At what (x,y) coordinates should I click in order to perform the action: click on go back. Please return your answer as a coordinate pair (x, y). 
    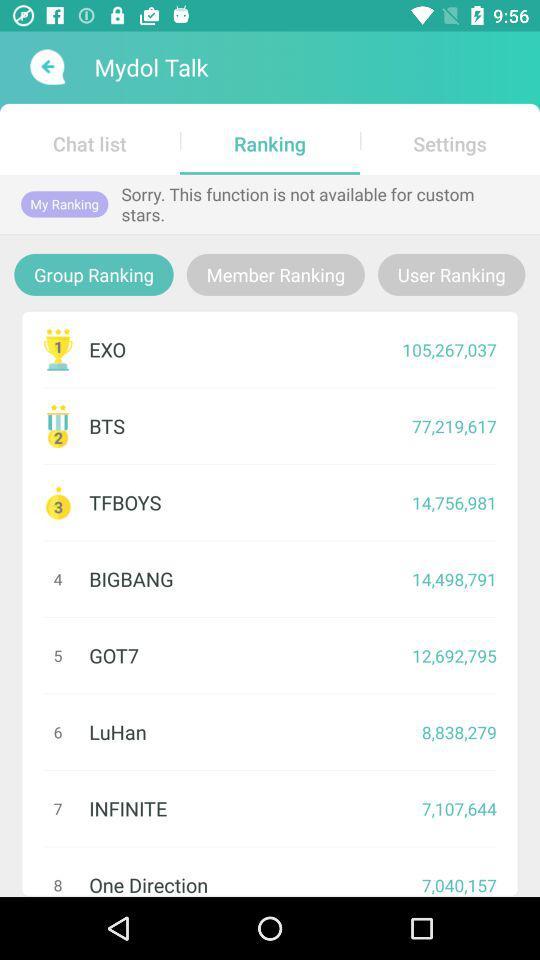
    Looking at the image, I should click on (45, 67).